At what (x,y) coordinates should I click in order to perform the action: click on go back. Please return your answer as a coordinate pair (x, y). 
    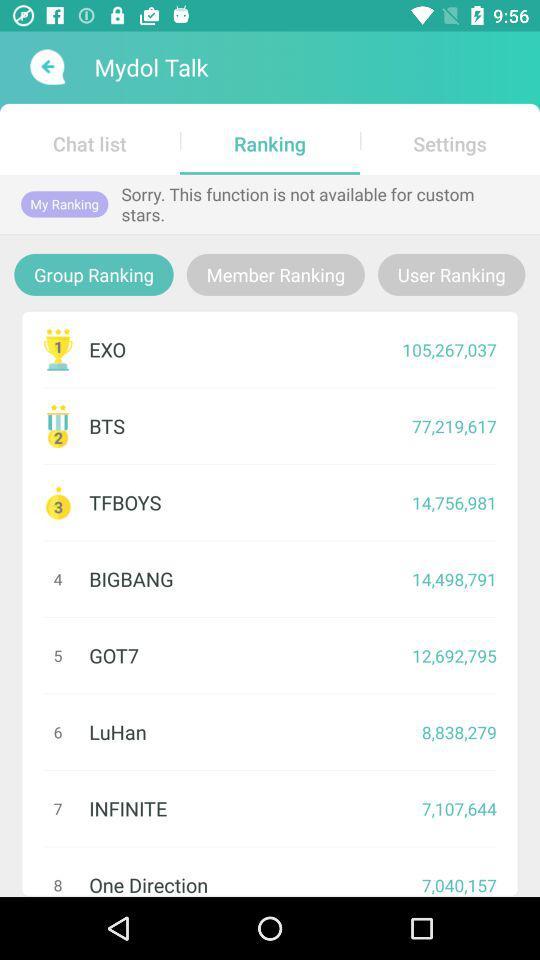
    Looking at the image, I should click on (45, 67).